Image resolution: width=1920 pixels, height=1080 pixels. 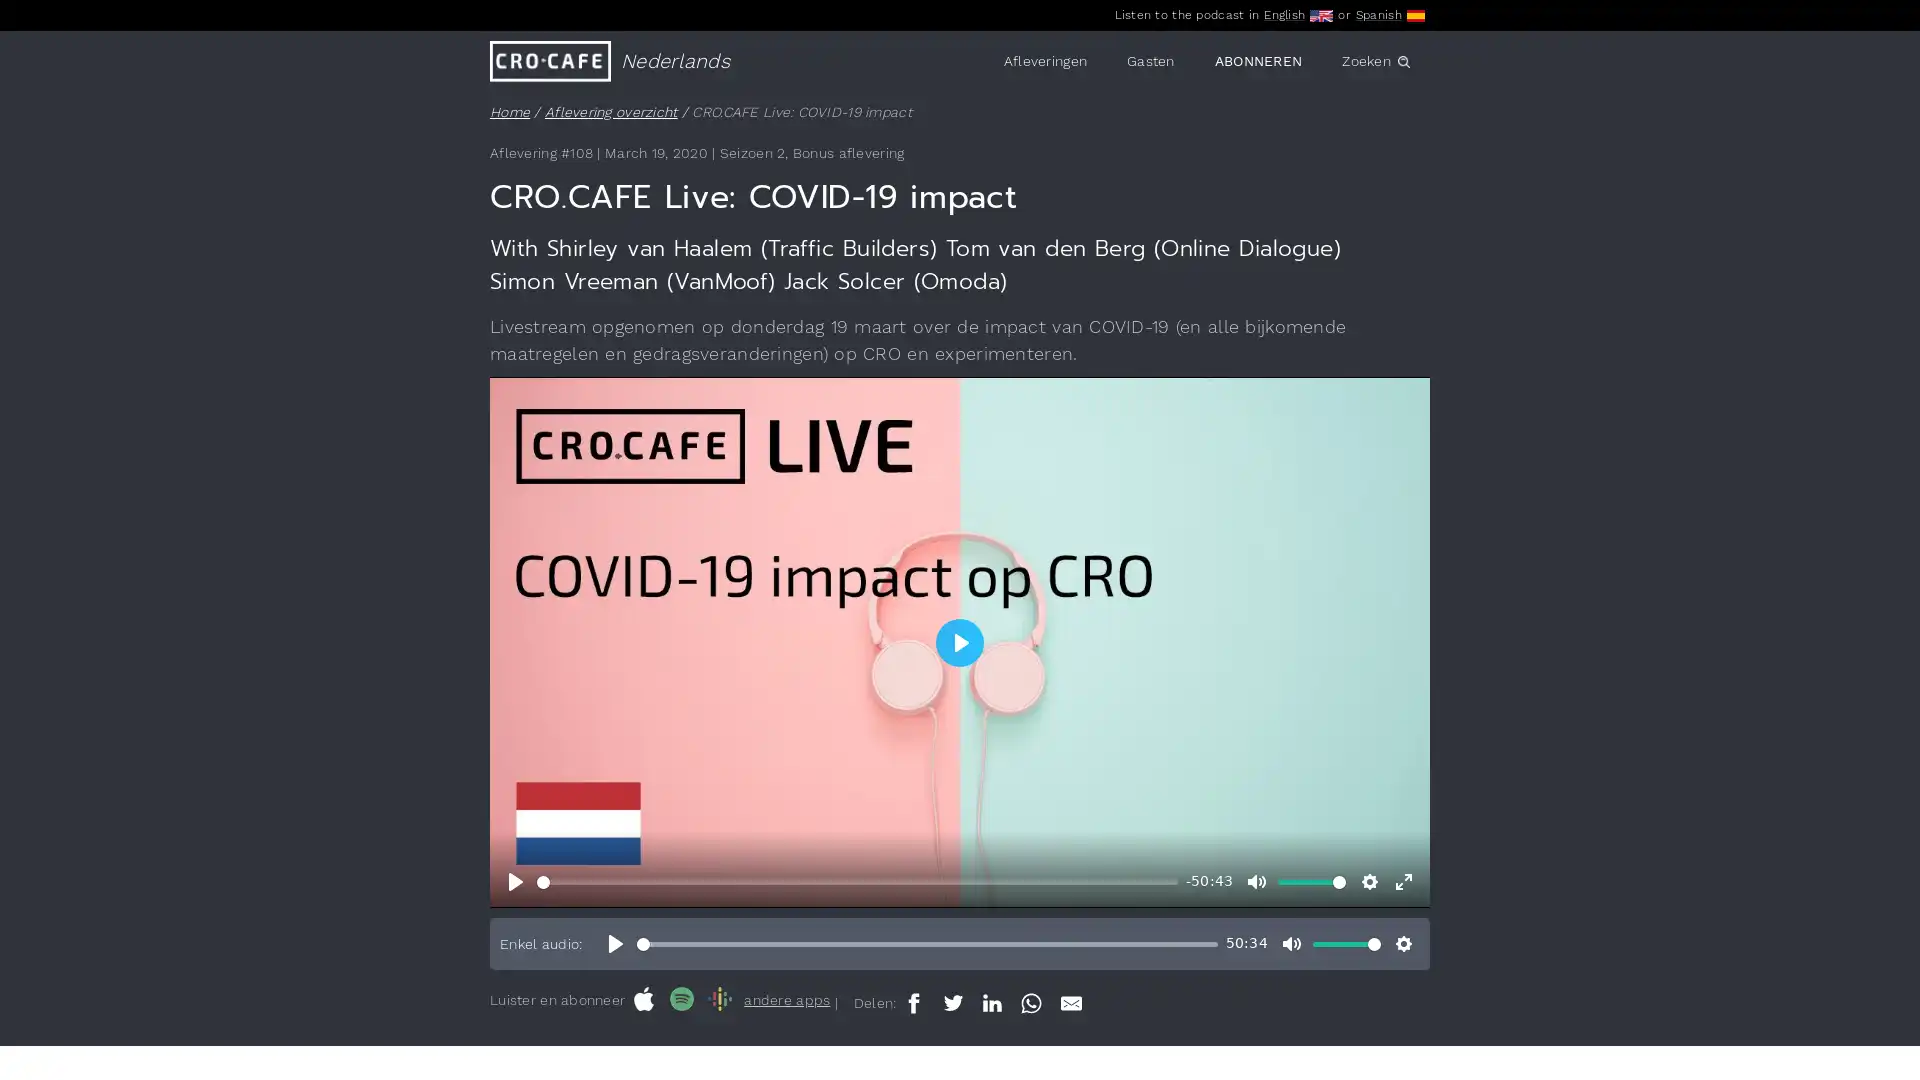 I want to click on Play, COVID 19 & CRO, so click(x=960, y=641).